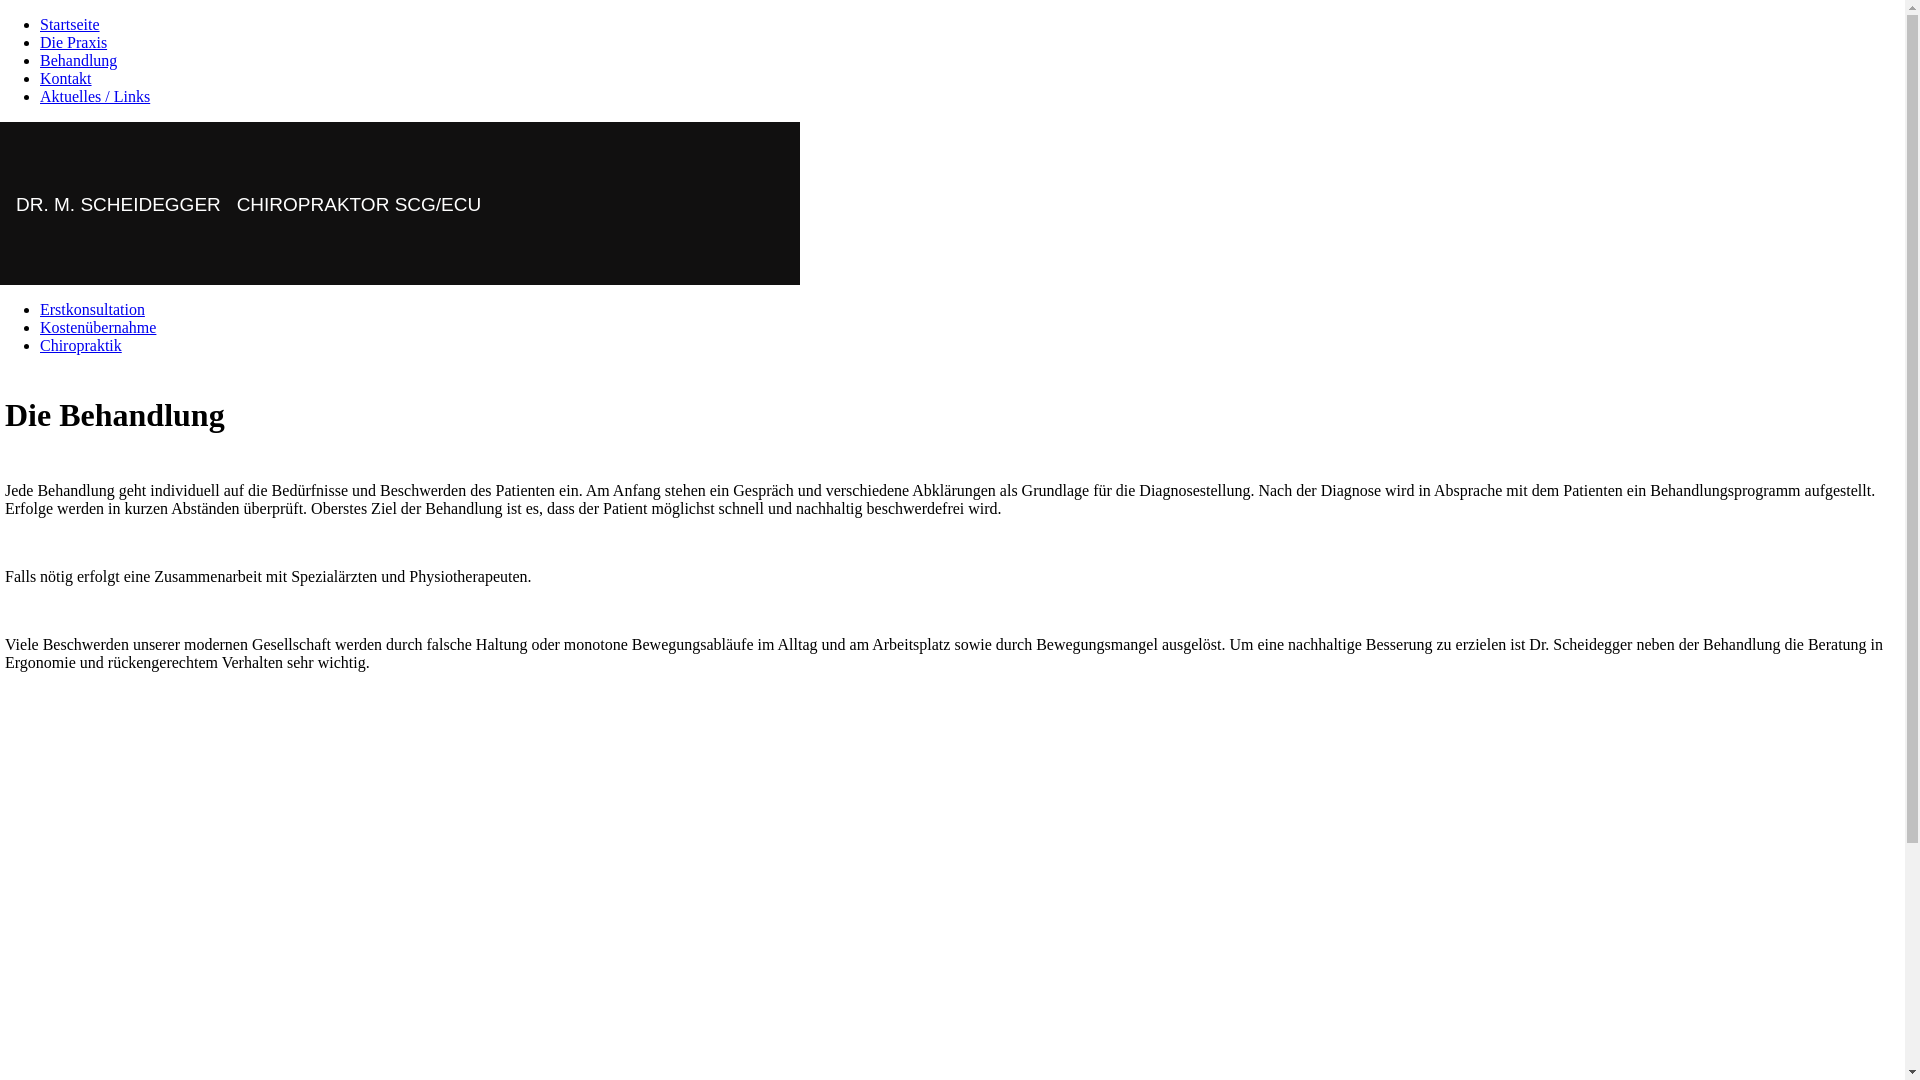 The height and width of the screenshot is (1080, 1920). What do you see at coordinates (94, 96) in the screenshot?
I see `'Aktuelles / Links'` at bounding box center [94, 96].